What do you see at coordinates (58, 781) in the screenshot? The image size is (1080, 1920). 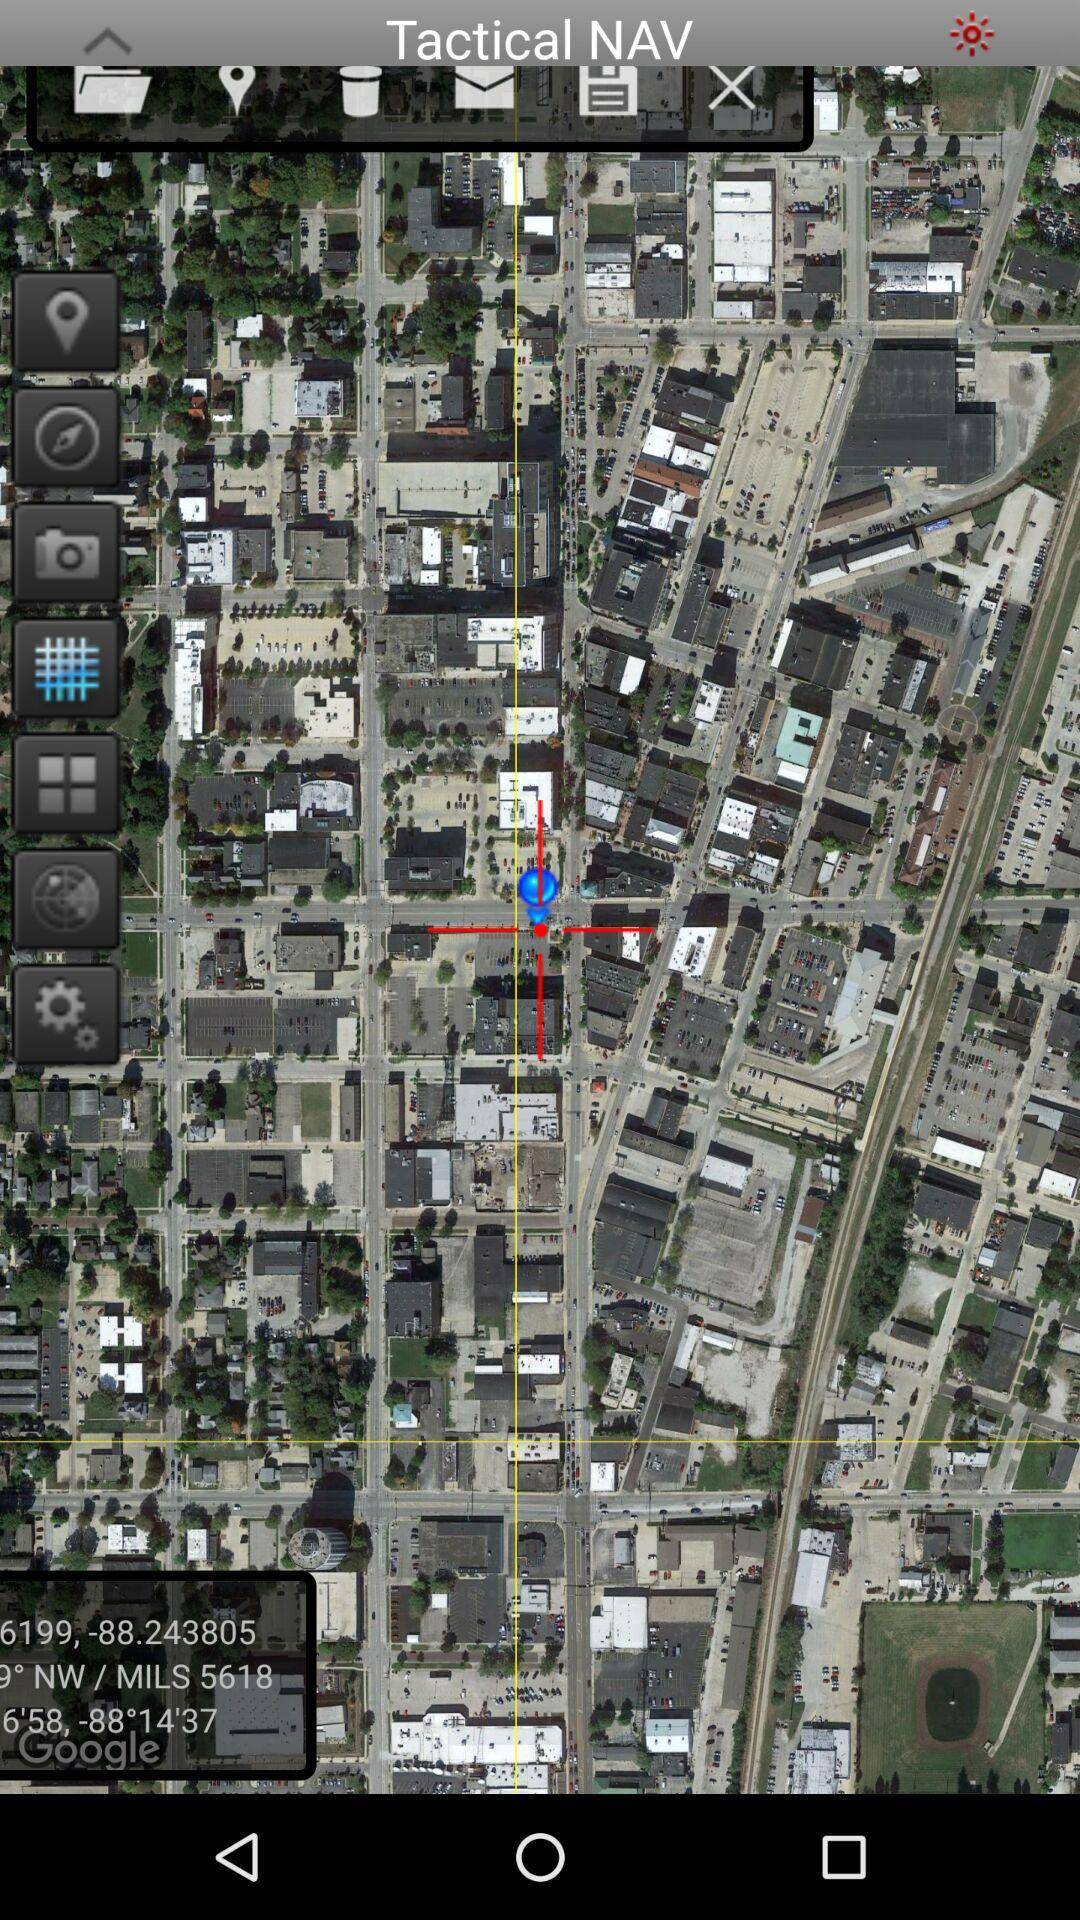 I see `open new apps` at bounding box center [58, 781].